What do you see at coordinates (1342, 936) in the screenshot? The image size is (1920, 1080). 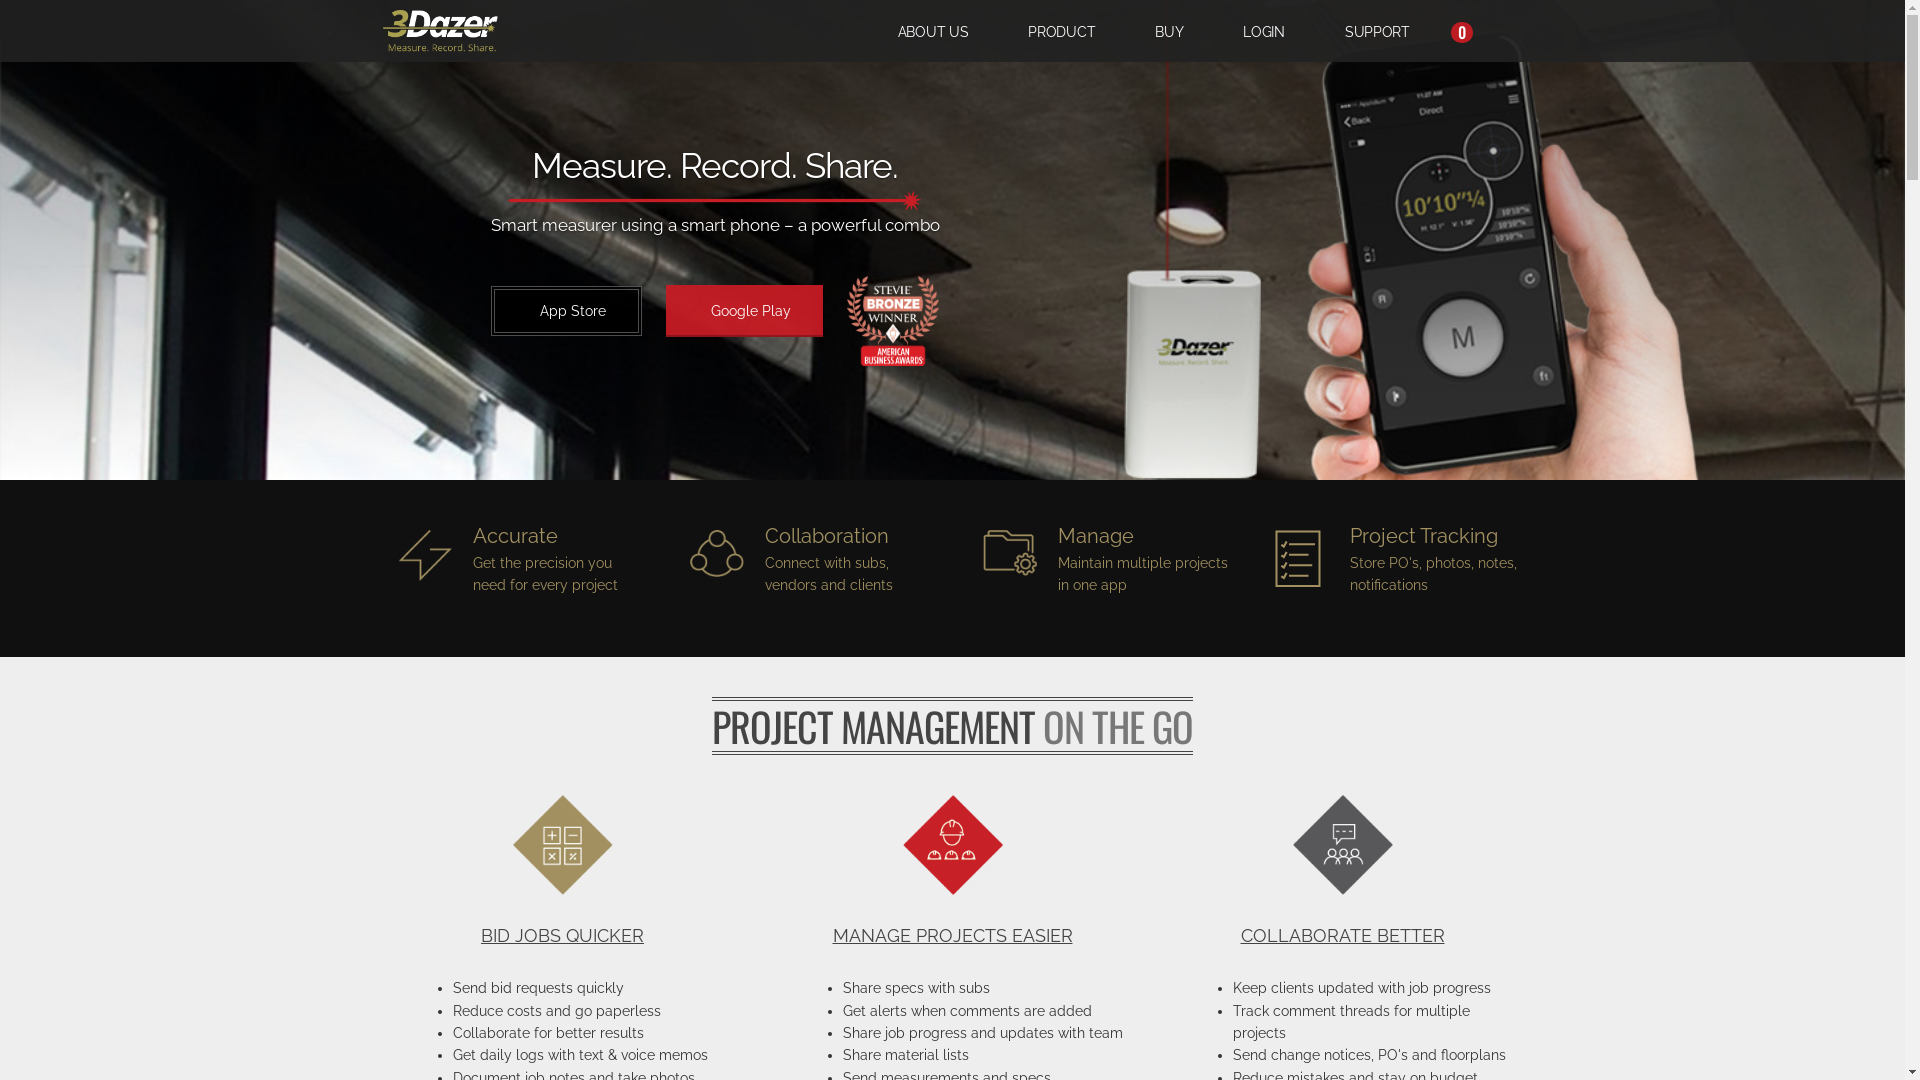 I see `'COLLABORATE BETTER'` at bounding box center [1342, 936].